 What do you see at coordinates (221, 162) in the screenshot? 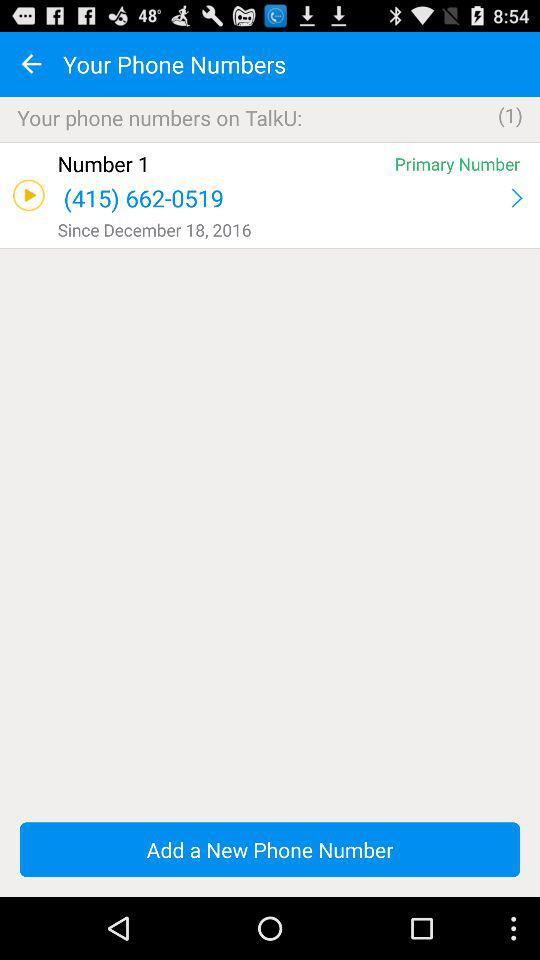
I see `item above  (415) 662-0519 icon` at bounding box center [221, 162].